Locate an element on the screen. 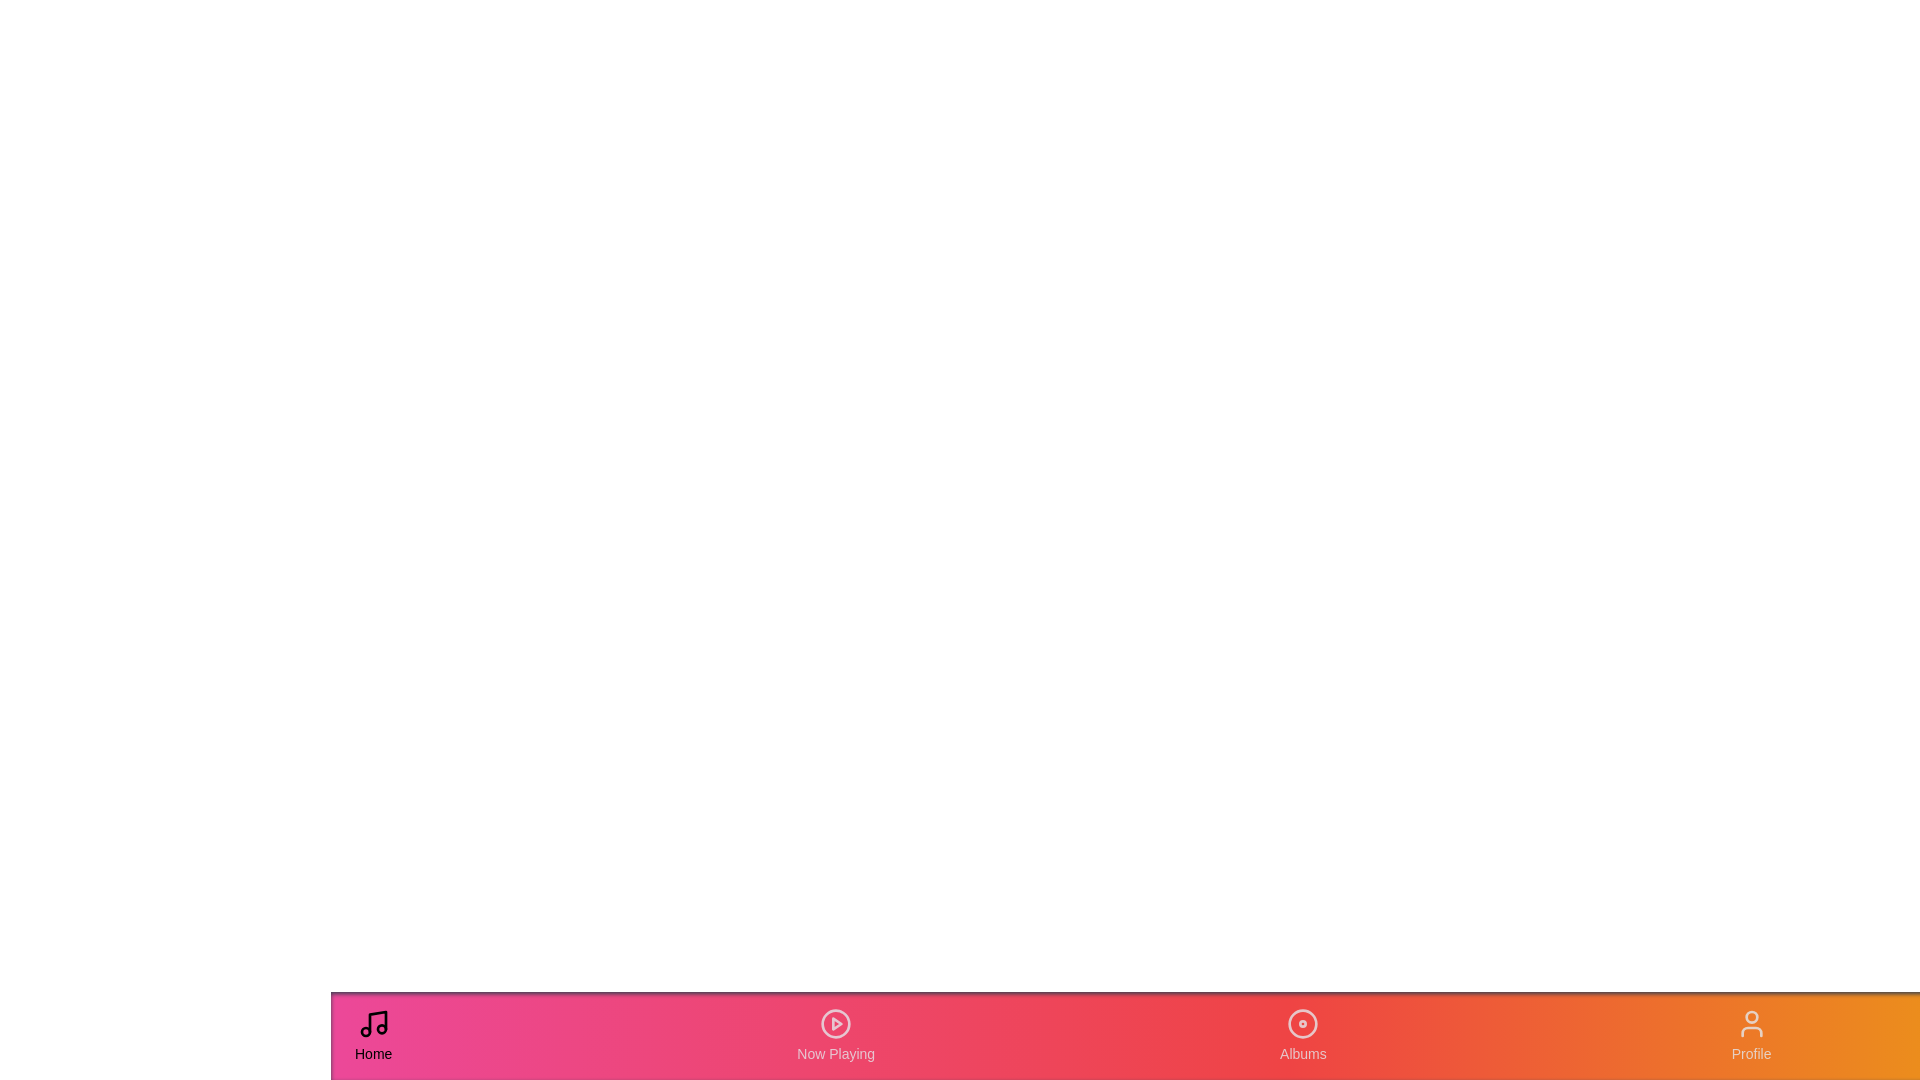 Image resolution: width=1920 pixels, height=1080 pixels. the Home tab in the navigation bar is located at coordinates (373, 1035).